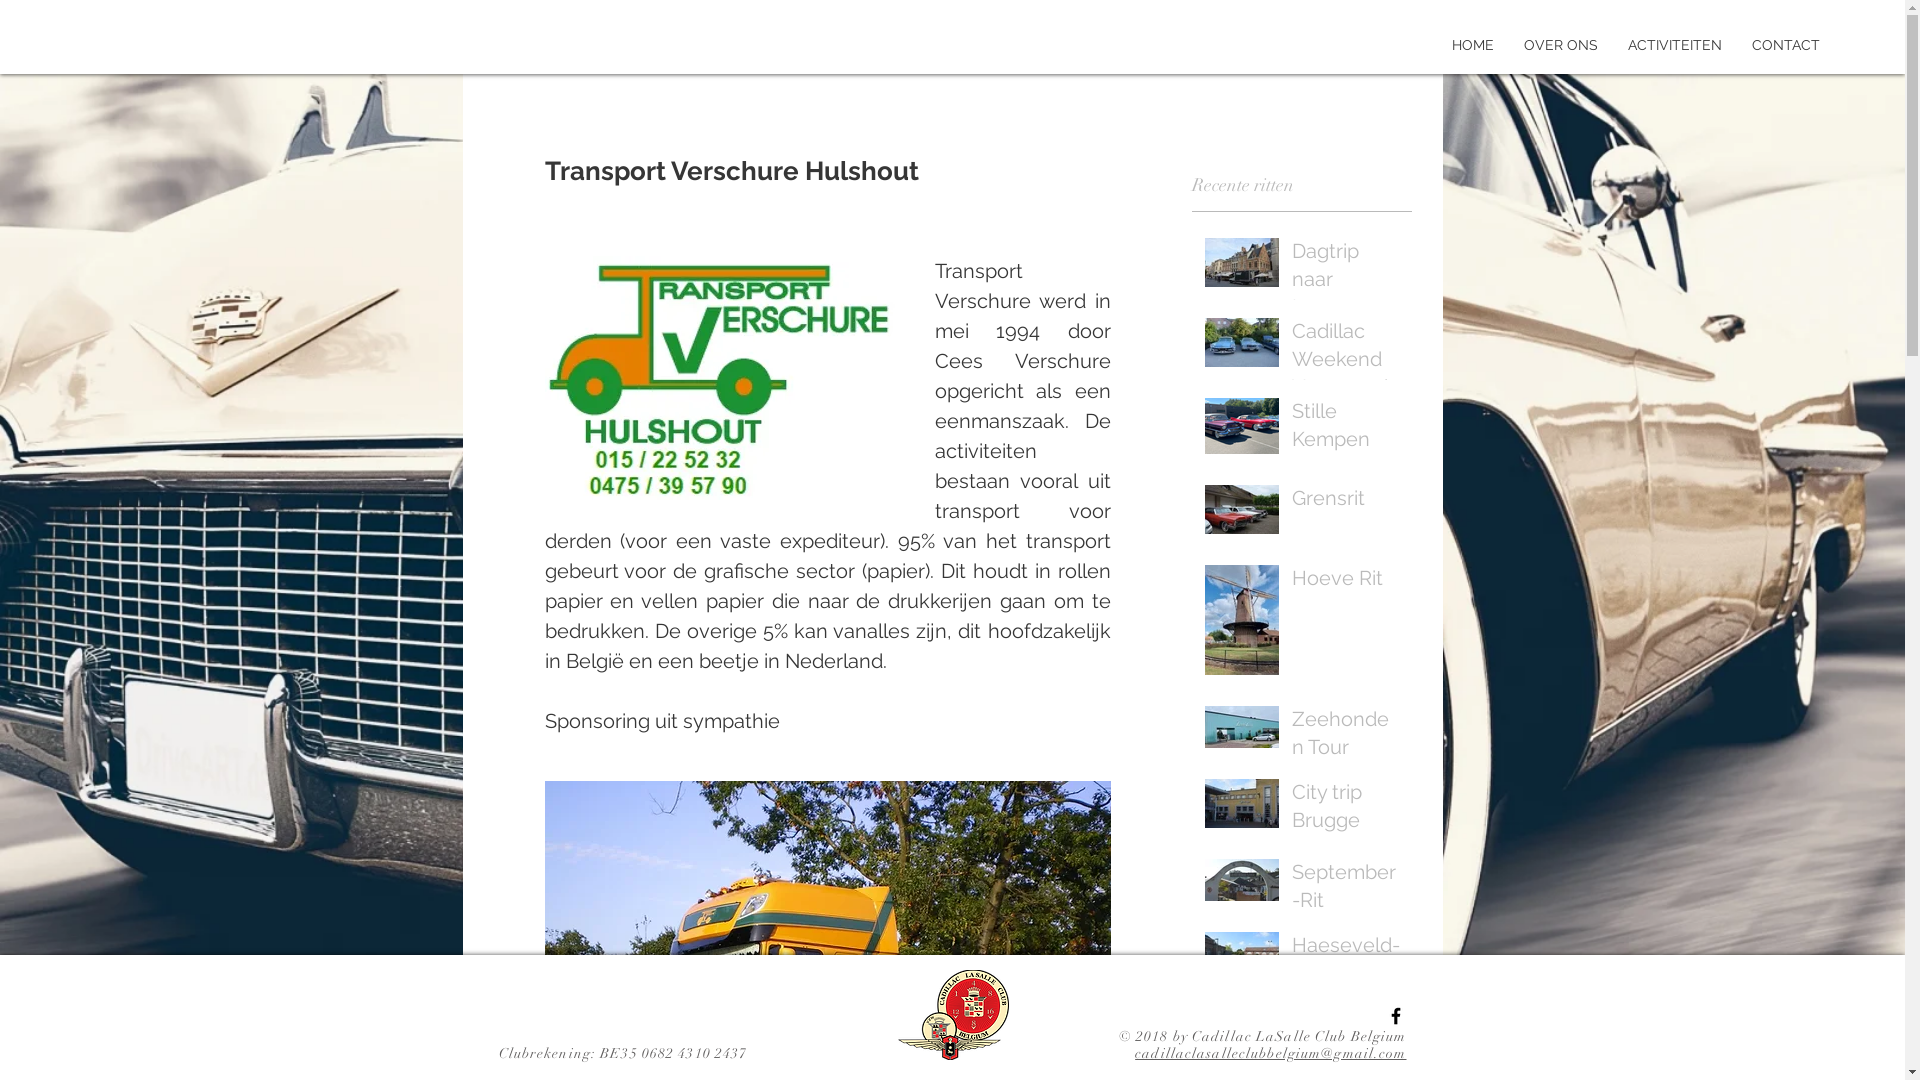 The width and height of the screenshot is (1920, 1080). What do you see at coordinates (1291, 427) in the screenshot?
I see `'Stille Kempen'` at bounding box center [1291, 427].